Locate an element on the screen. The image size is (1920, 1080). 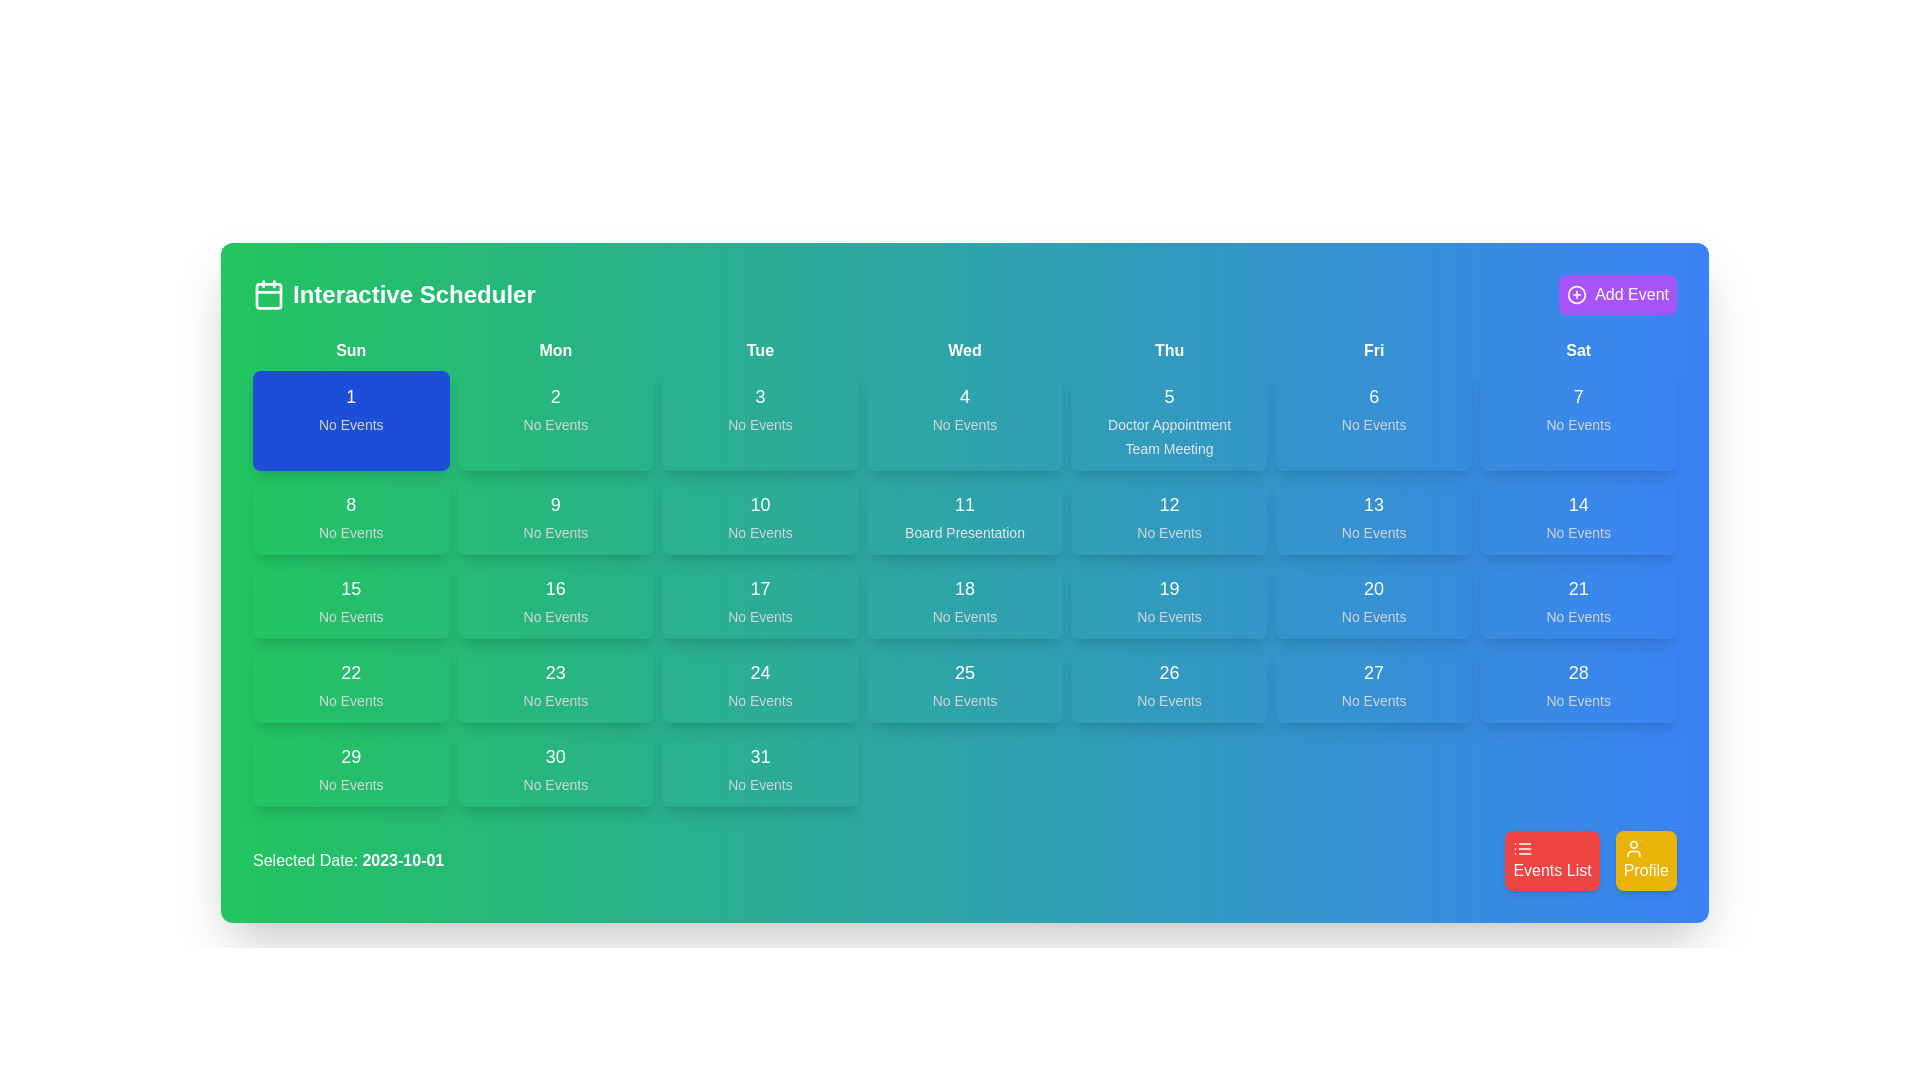
the calendar cell located in the bottom-right corner of the calendar grid, which has a green background, shows the number '31' in bold white text, and the phrase 'No Events' below it is located at coordinates (759, 767).